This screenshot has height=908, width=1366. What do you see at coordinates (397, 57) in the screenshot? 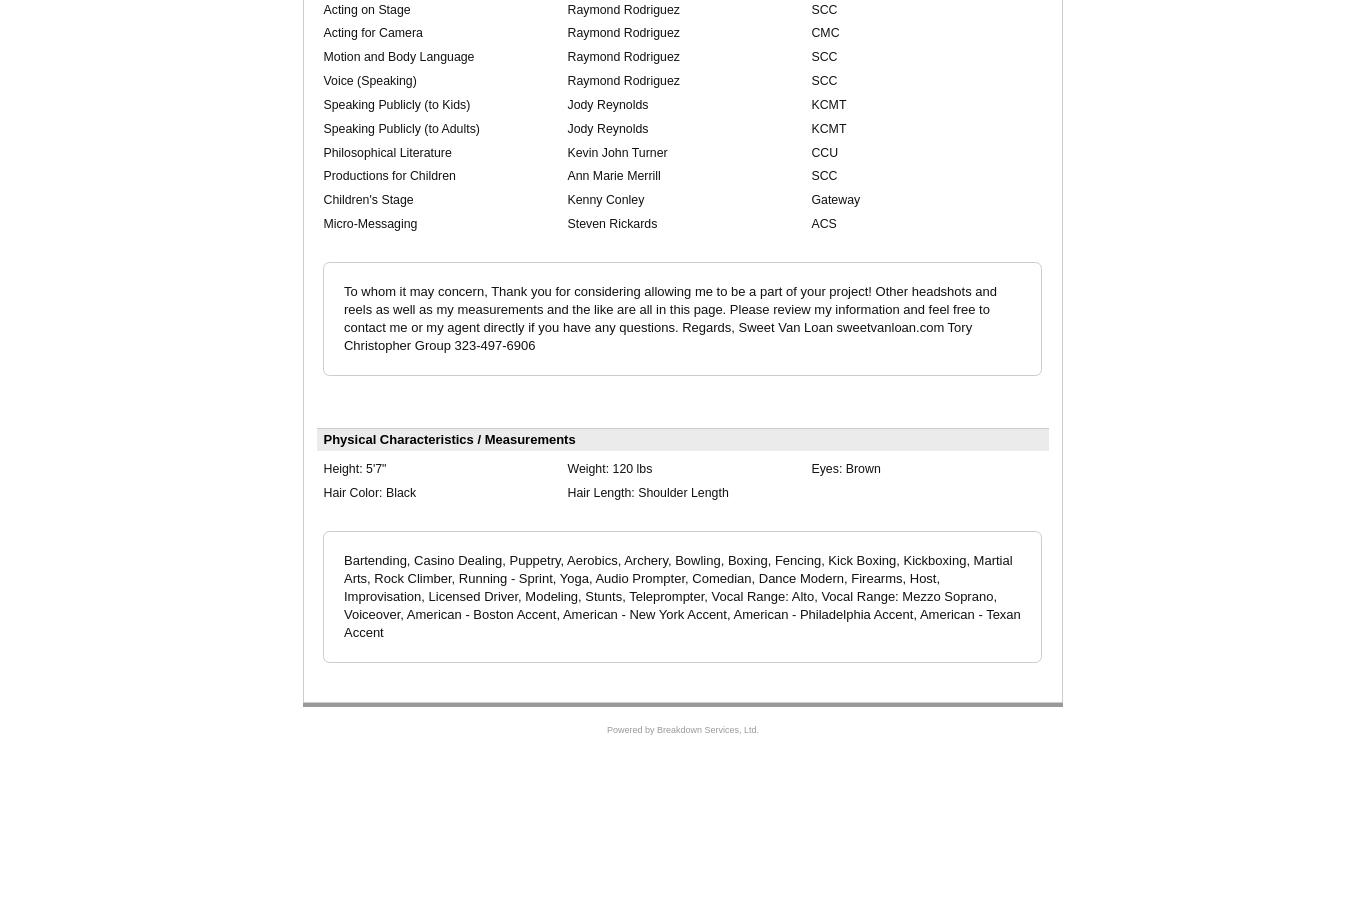
I see `'Motion and Body Language'` at bounding box center [397, 57].